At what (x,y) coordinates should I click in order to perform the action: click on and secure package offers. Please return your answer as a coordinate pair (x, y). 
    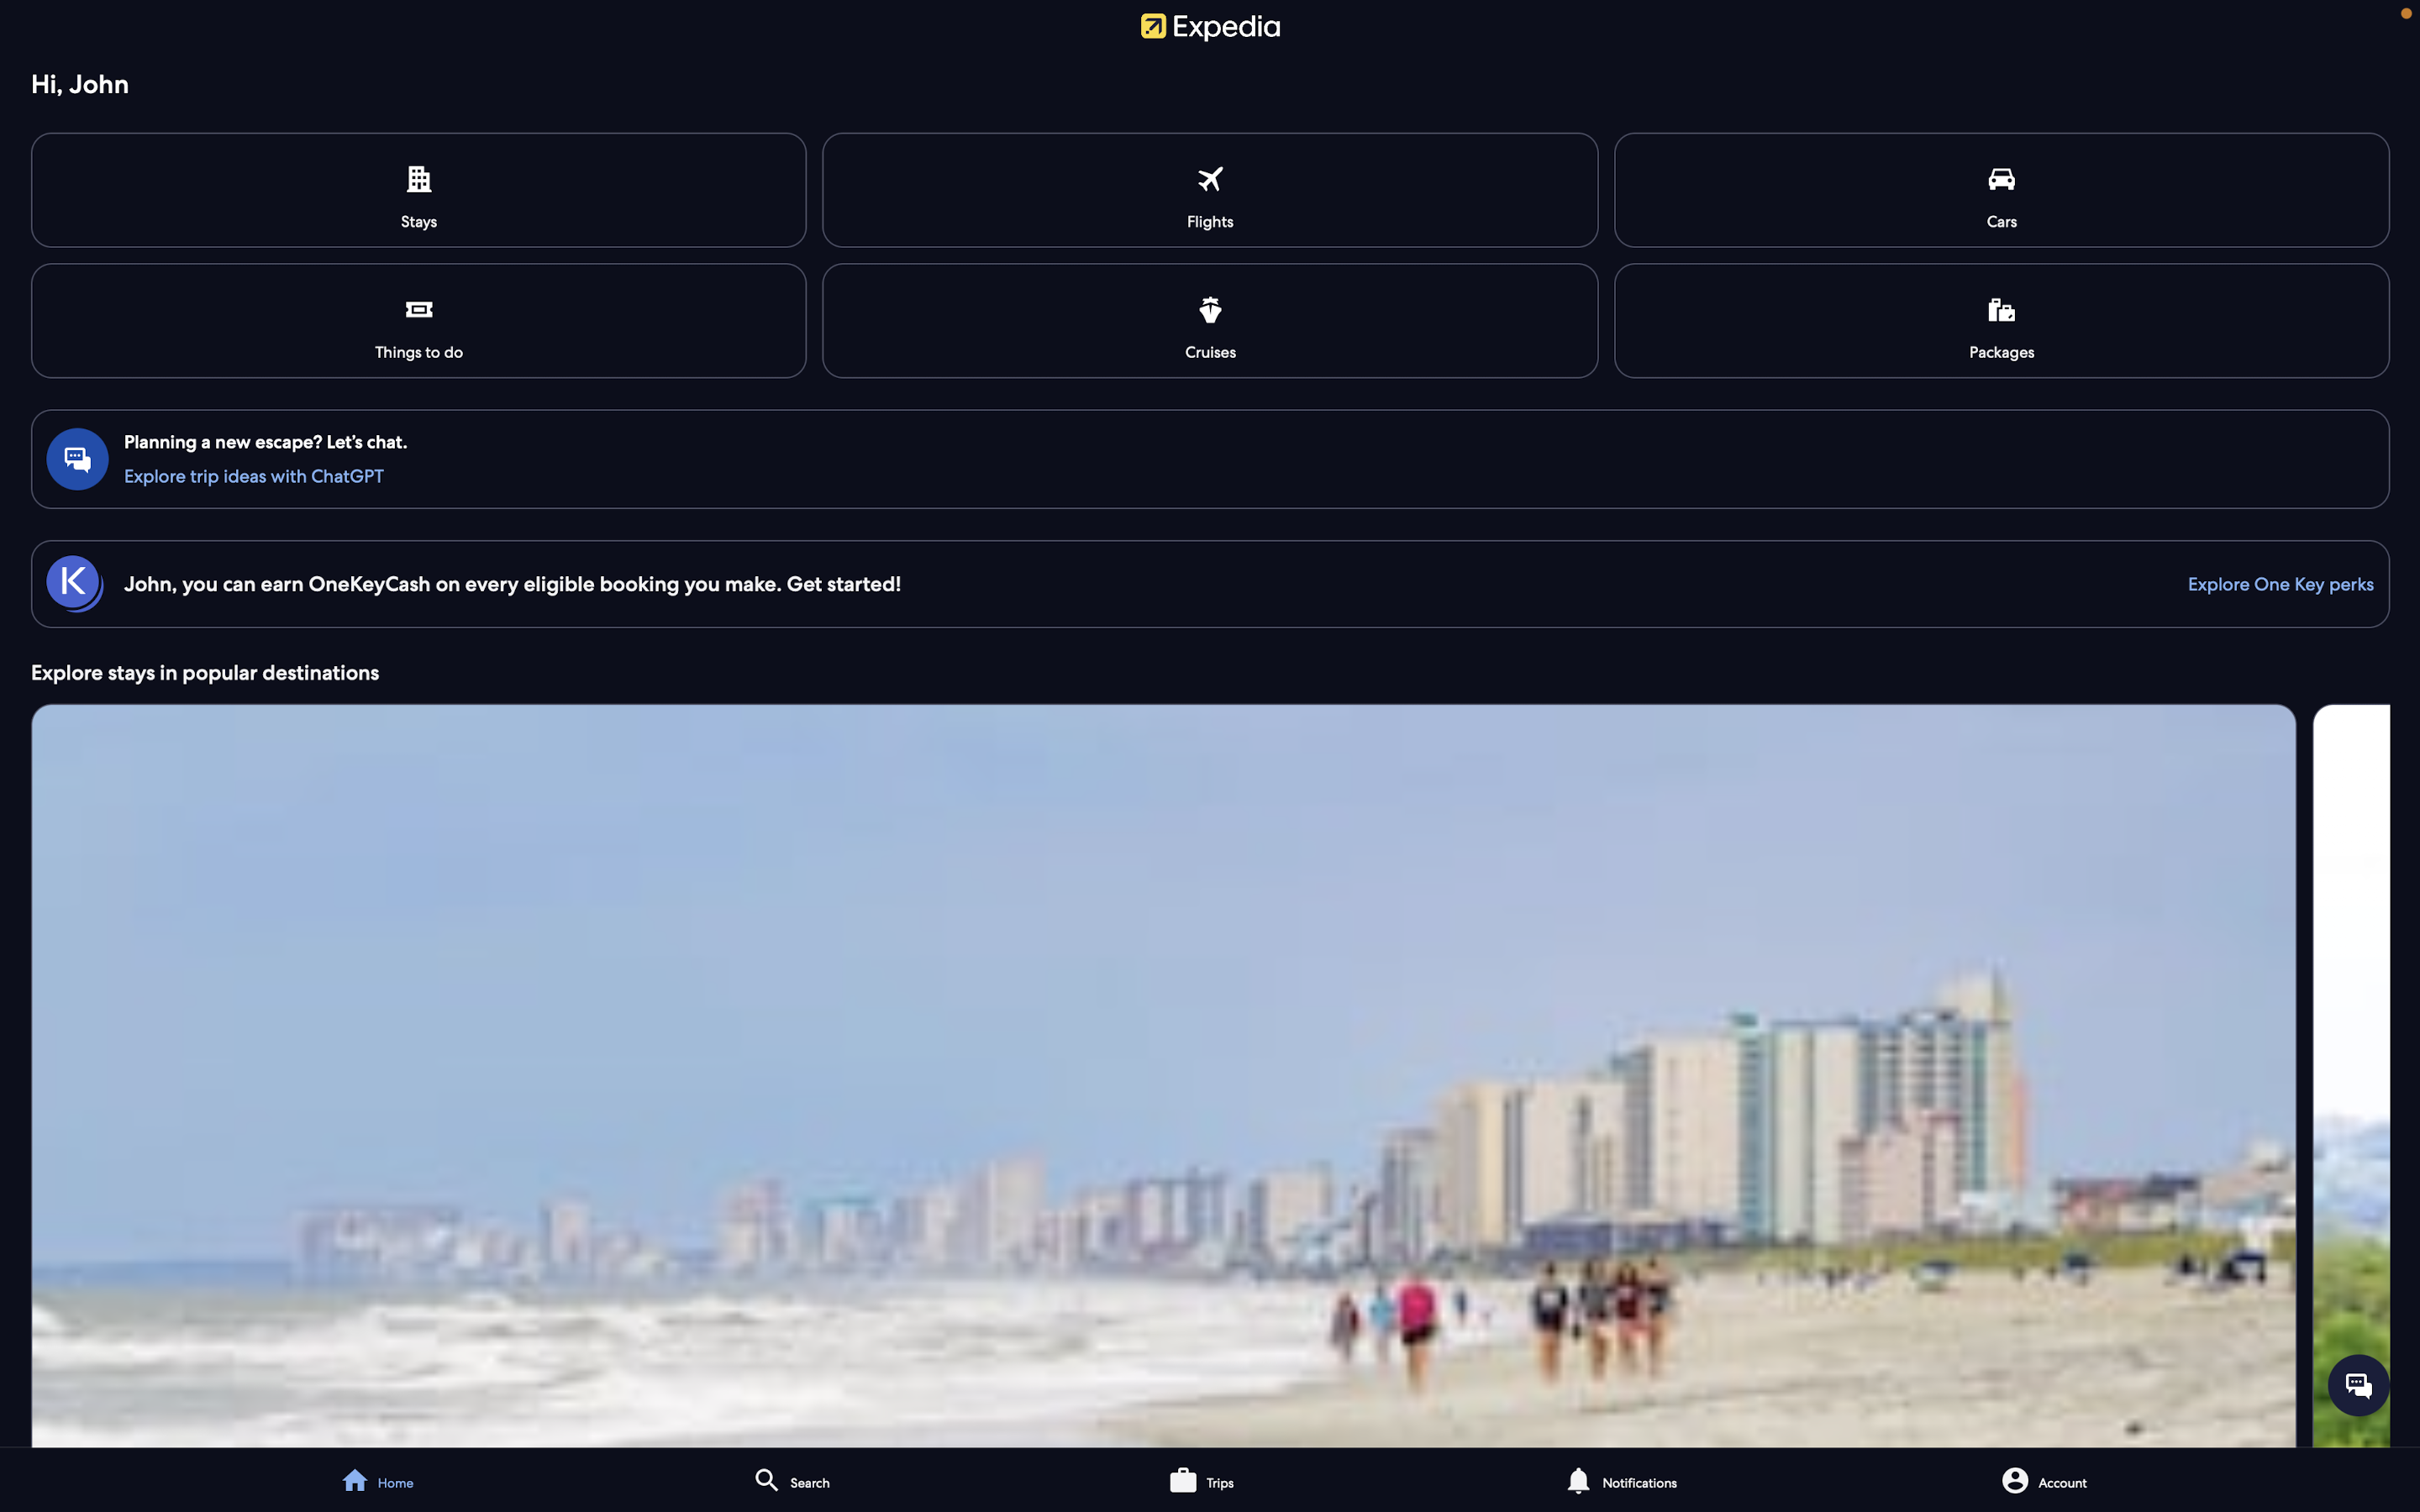
    Looking at the image, I should click on (2000, 318).